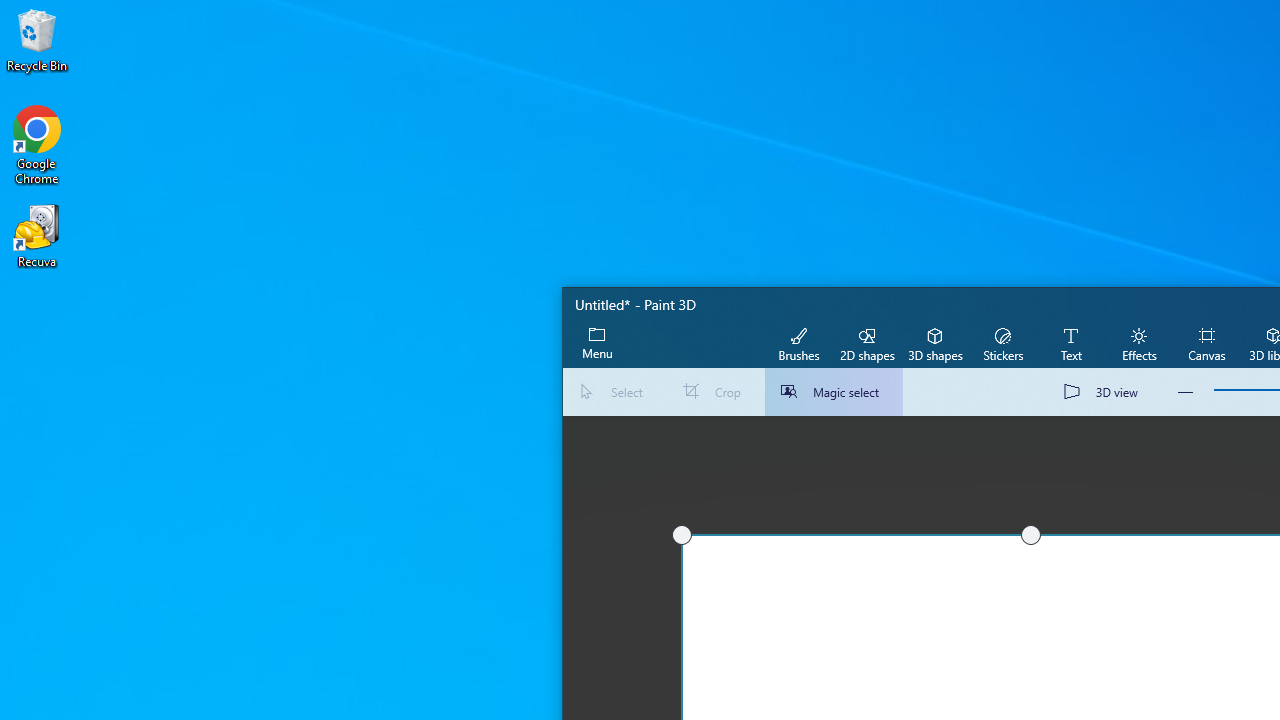 The width and height of the screenshot is (1280, 720). I want to click on '3D view', so click(1104, 392).